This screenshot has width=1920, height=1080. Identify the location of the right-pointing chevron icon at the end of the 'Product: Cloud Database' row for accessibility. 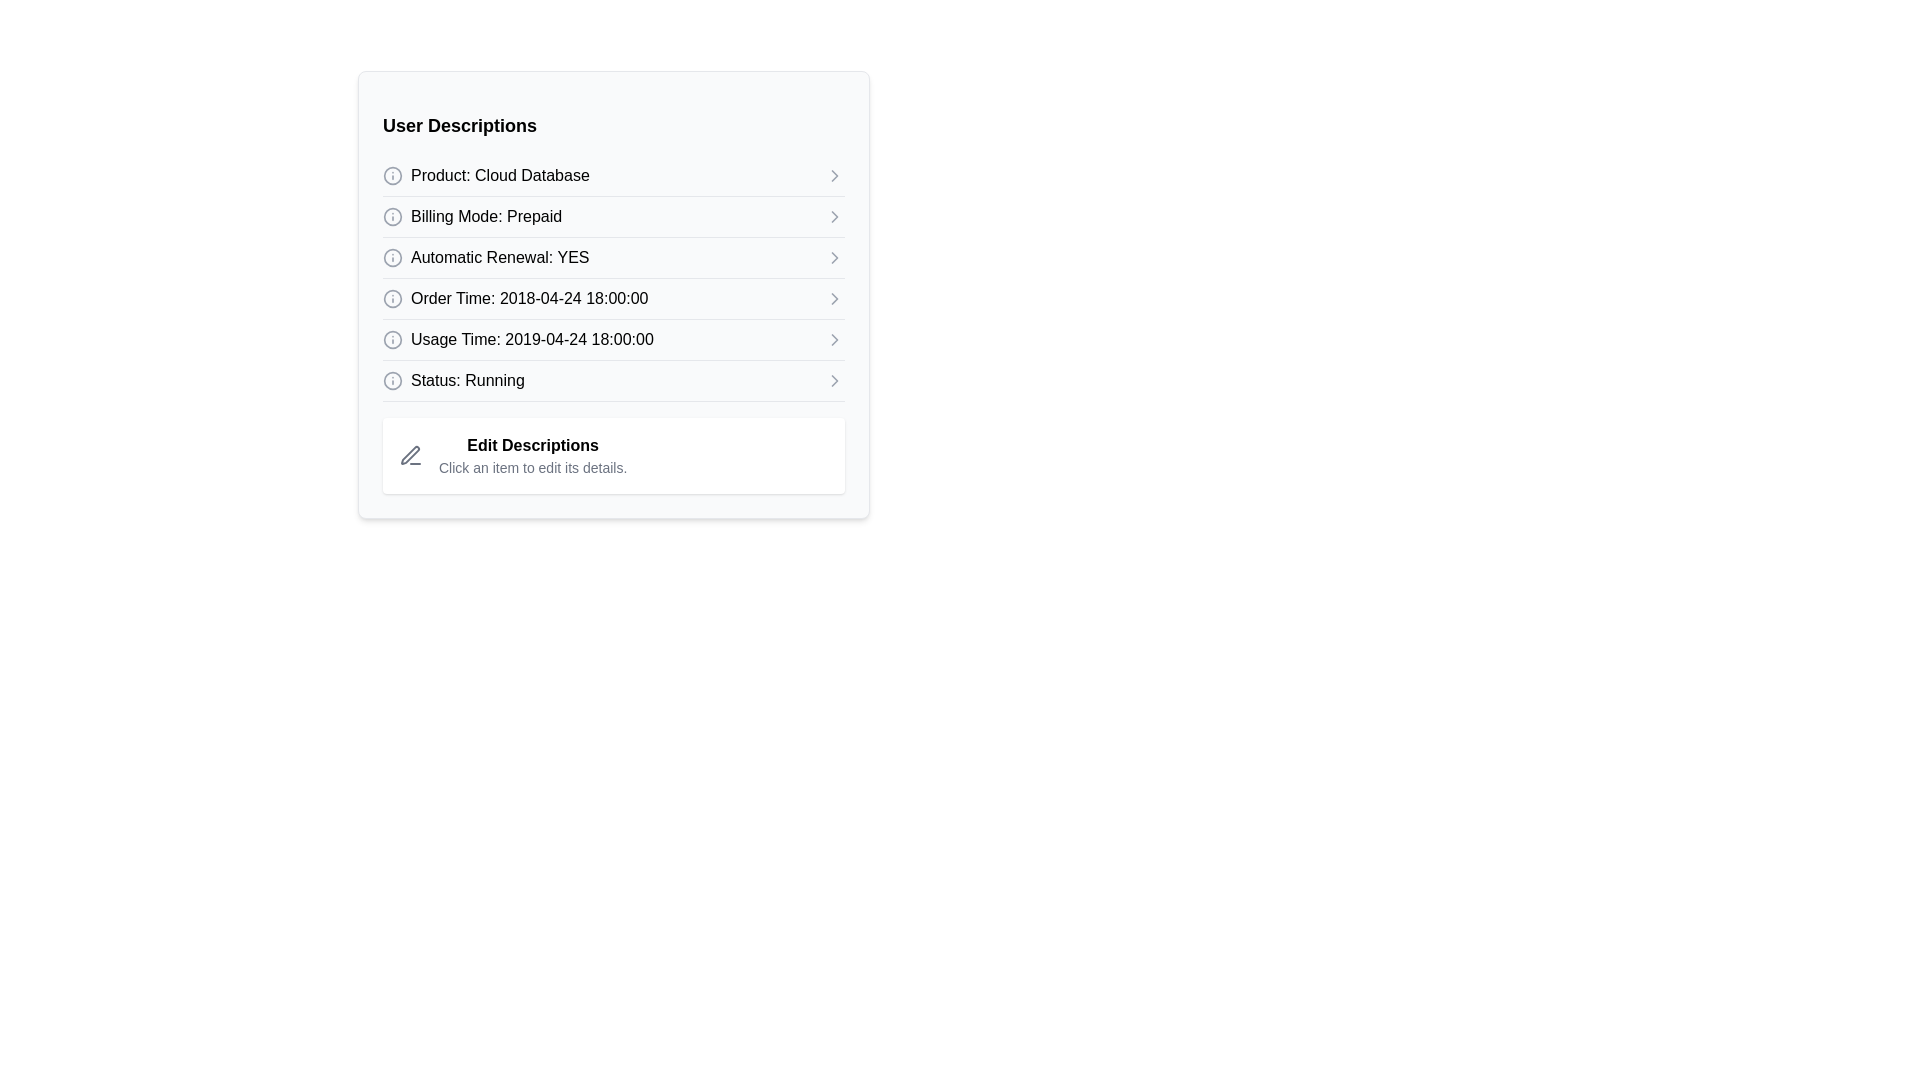
(835, 175).